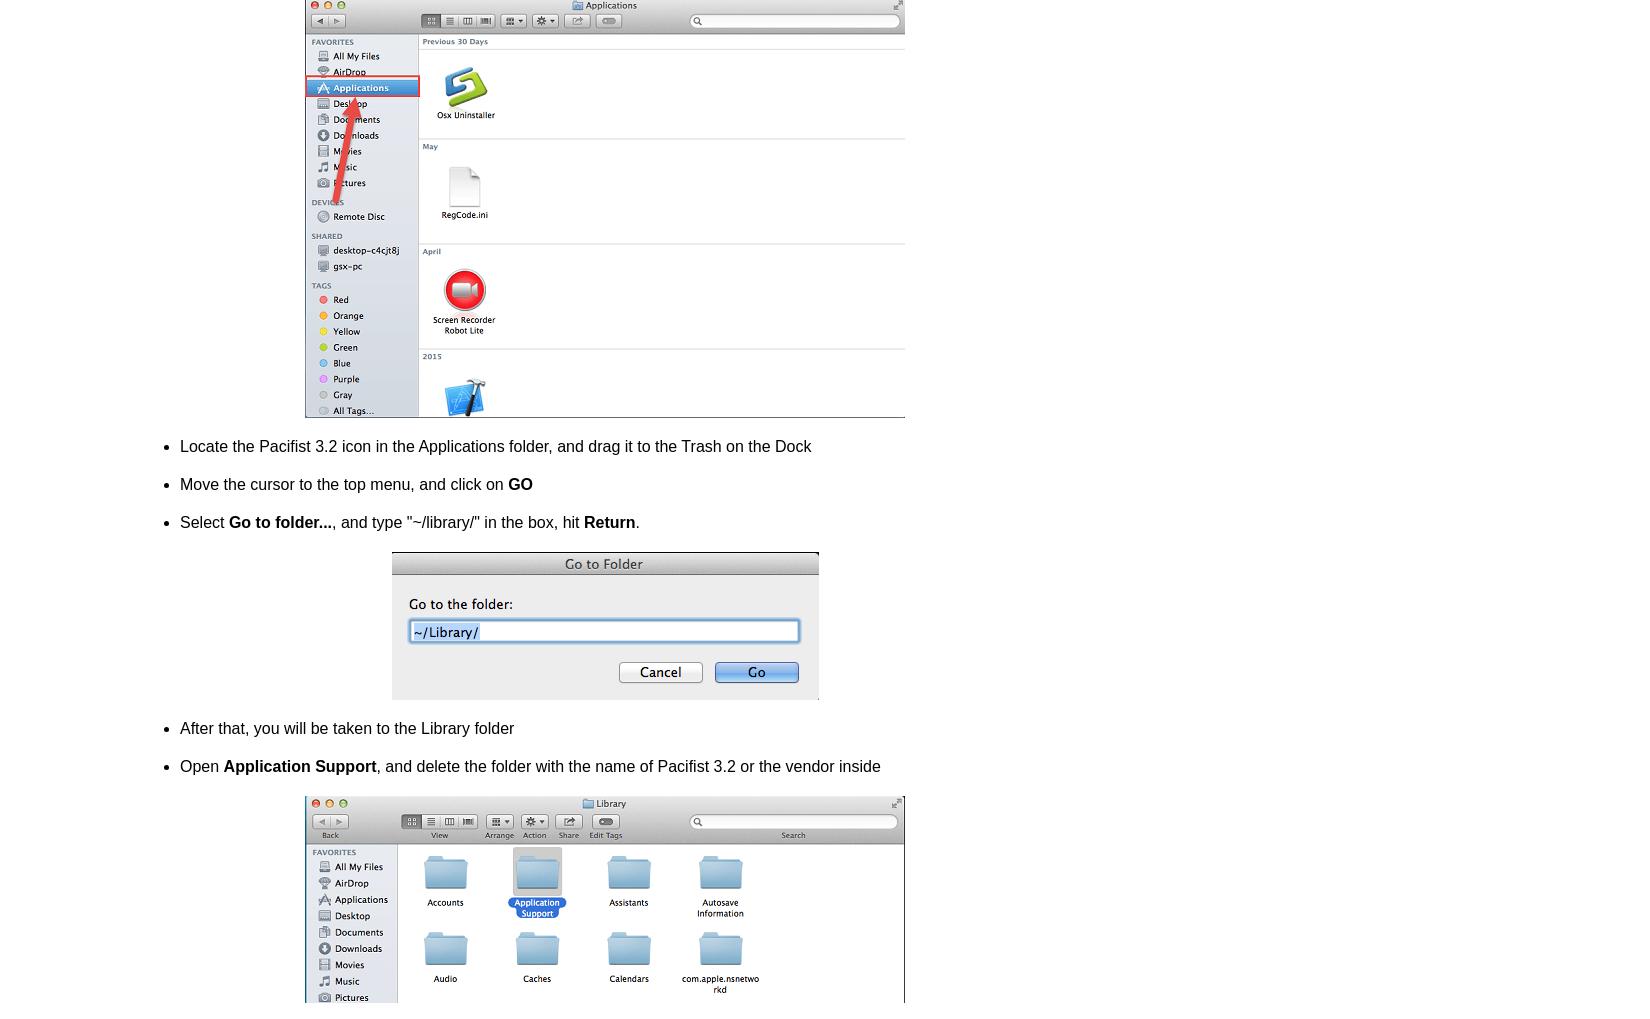 This screenshot has height=1019, width=1650. I want to click on 'Select', so click(203, 522).